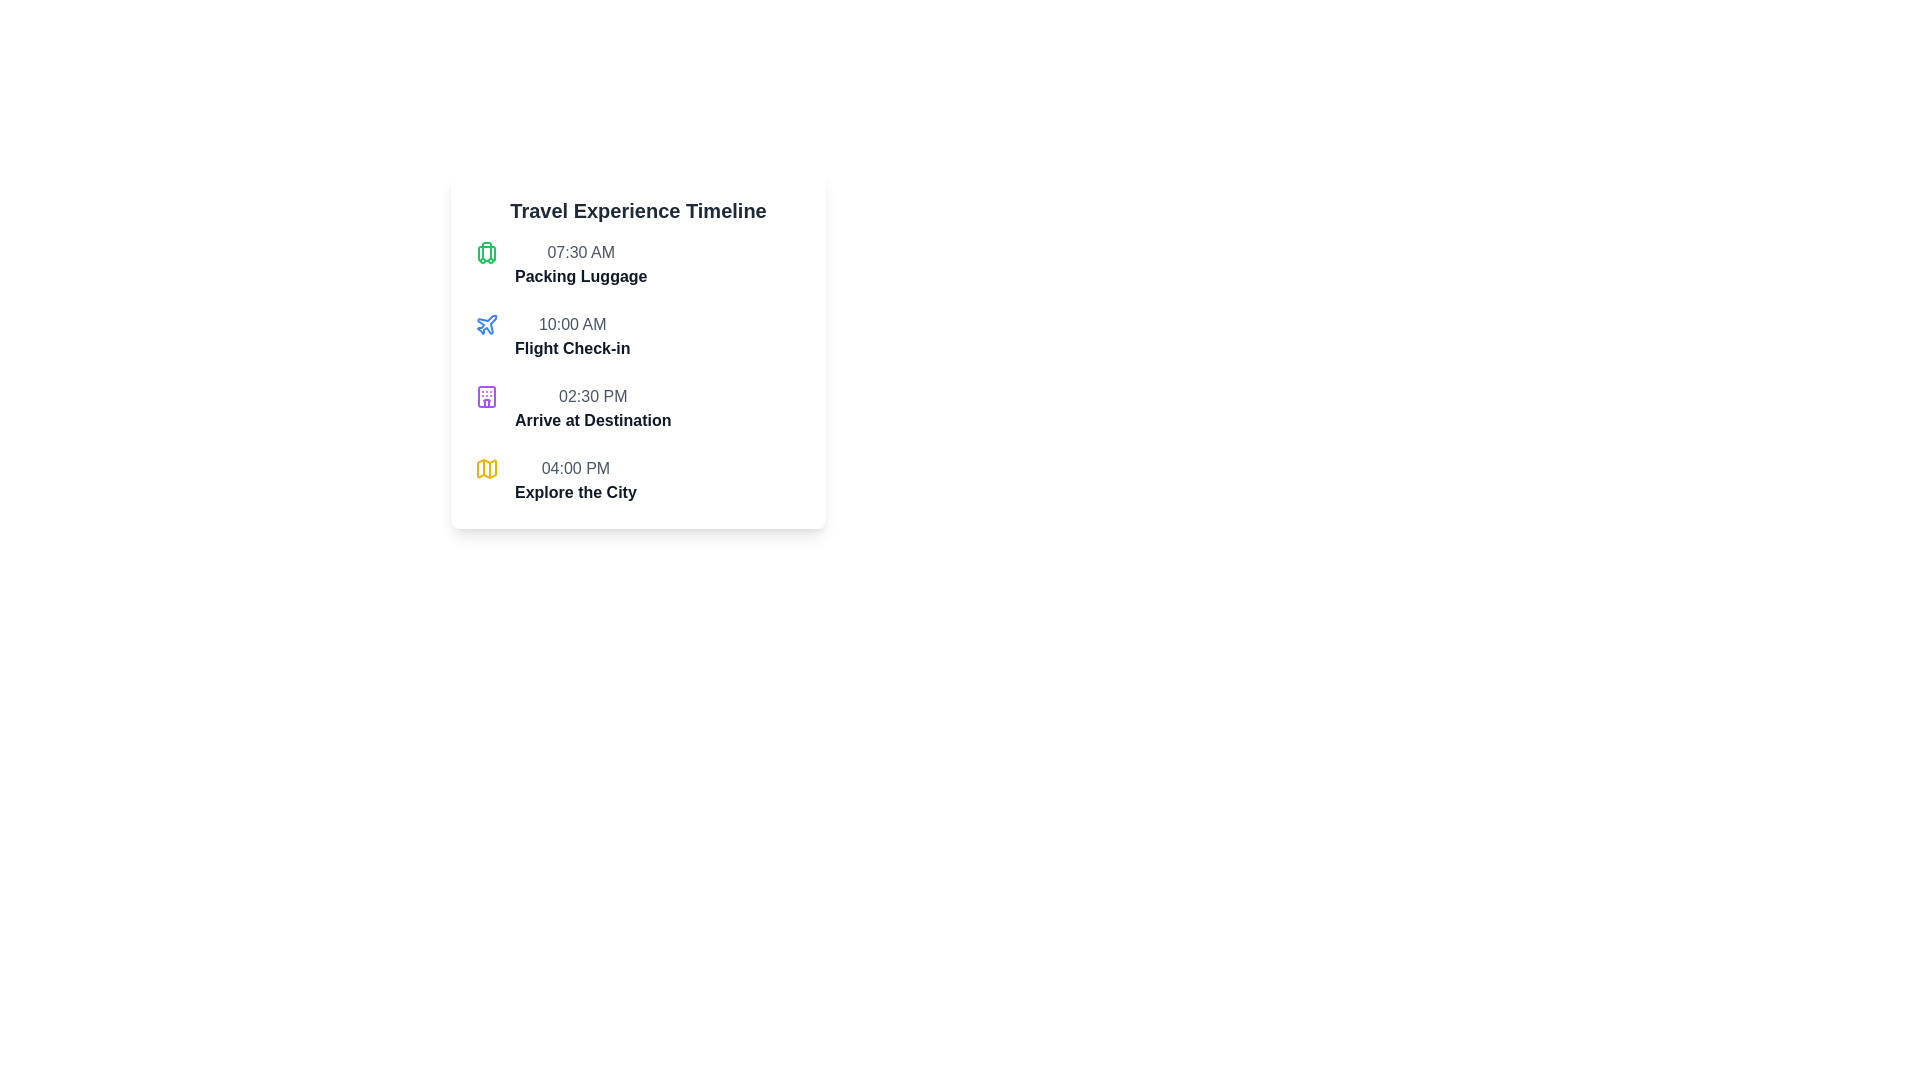  What do you see at coordinates (592, 407) in the screenshot?
I see `the text display element that shows '02:30 PM' and 'Arrive at Destination' in a timeline interface, positioned between '10:00 AM Flight Check-in' and '04:00 PM Explore the City'` at bounding box center [592, 407].